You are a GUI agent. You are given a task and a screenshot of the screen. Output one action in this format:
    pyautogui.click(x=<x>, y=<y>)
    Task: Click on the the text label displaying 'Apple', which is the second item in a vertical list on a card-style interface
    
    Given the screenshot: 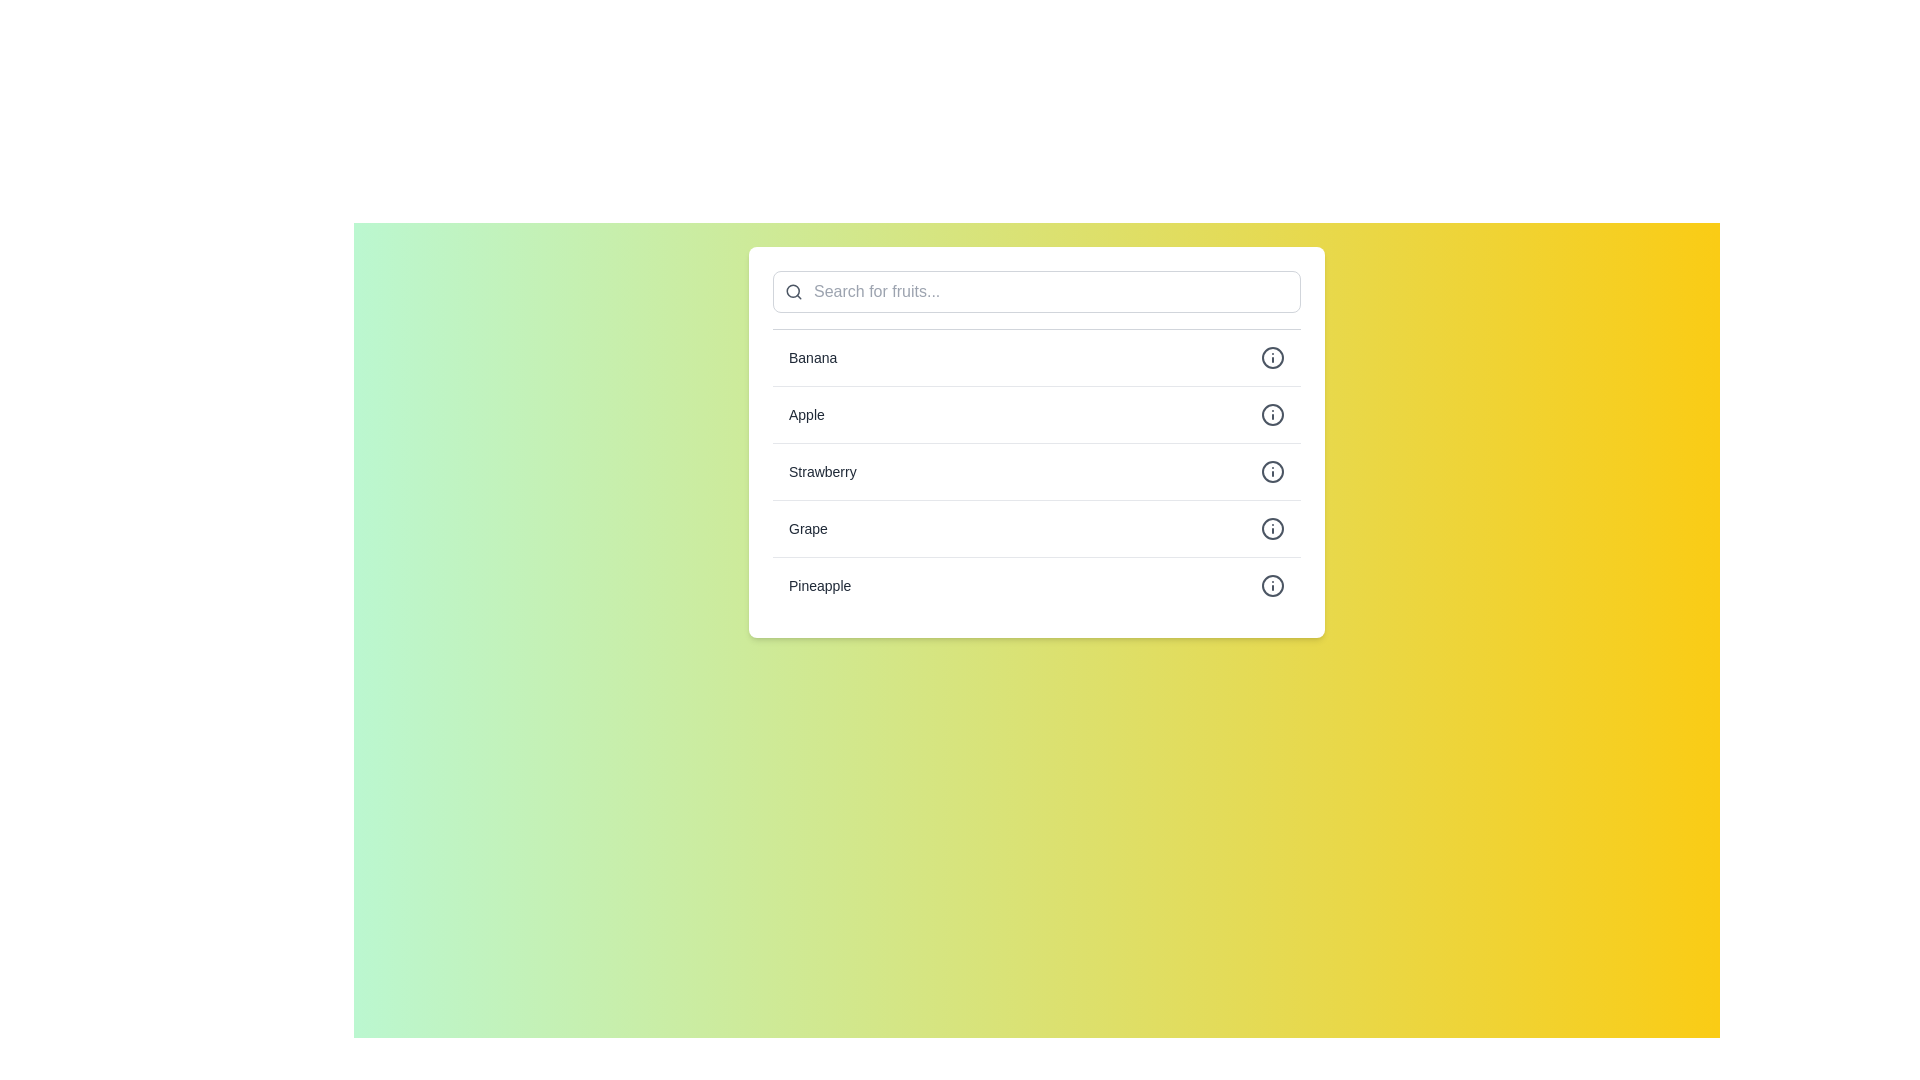 What is the action you would take?
    pyautogui.click(x=806, y=414)
    